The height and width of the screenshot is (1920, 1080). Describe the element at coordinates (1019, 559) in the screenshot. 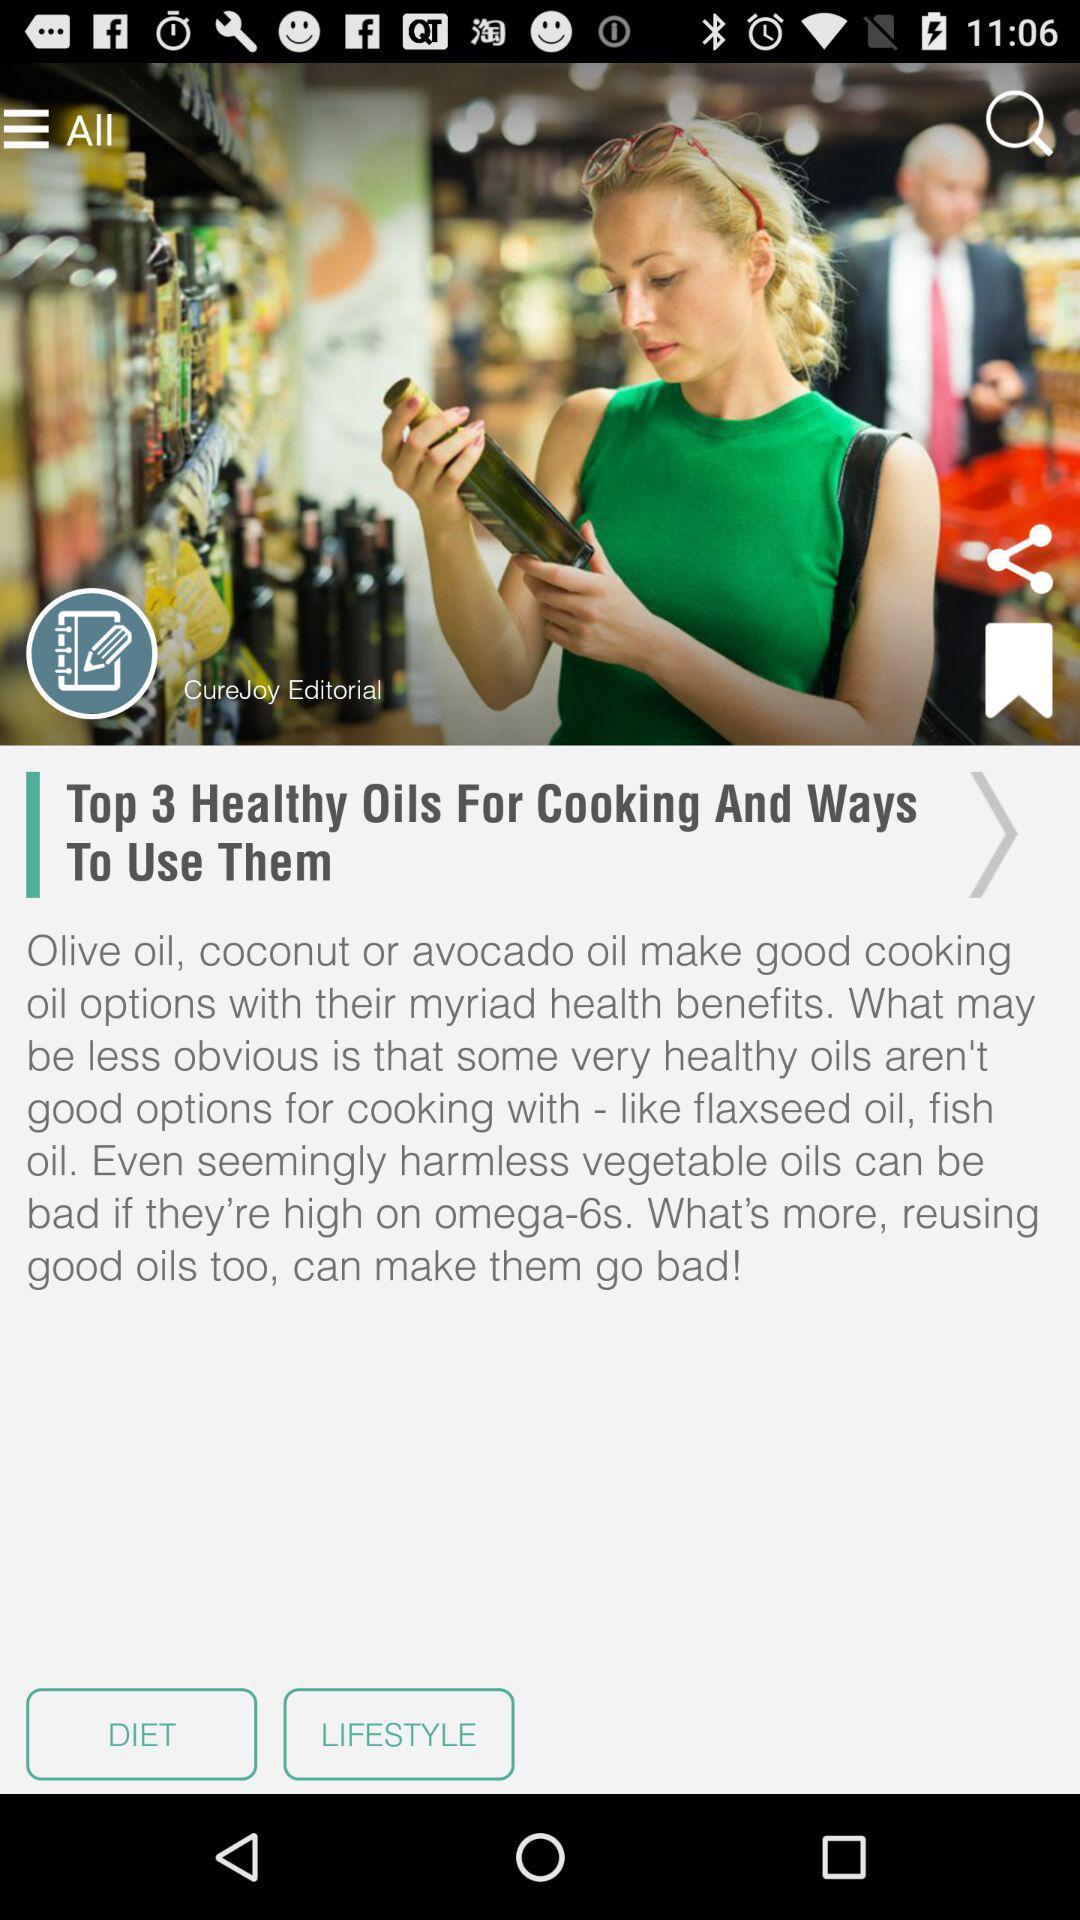

I see `share the article` at that location.